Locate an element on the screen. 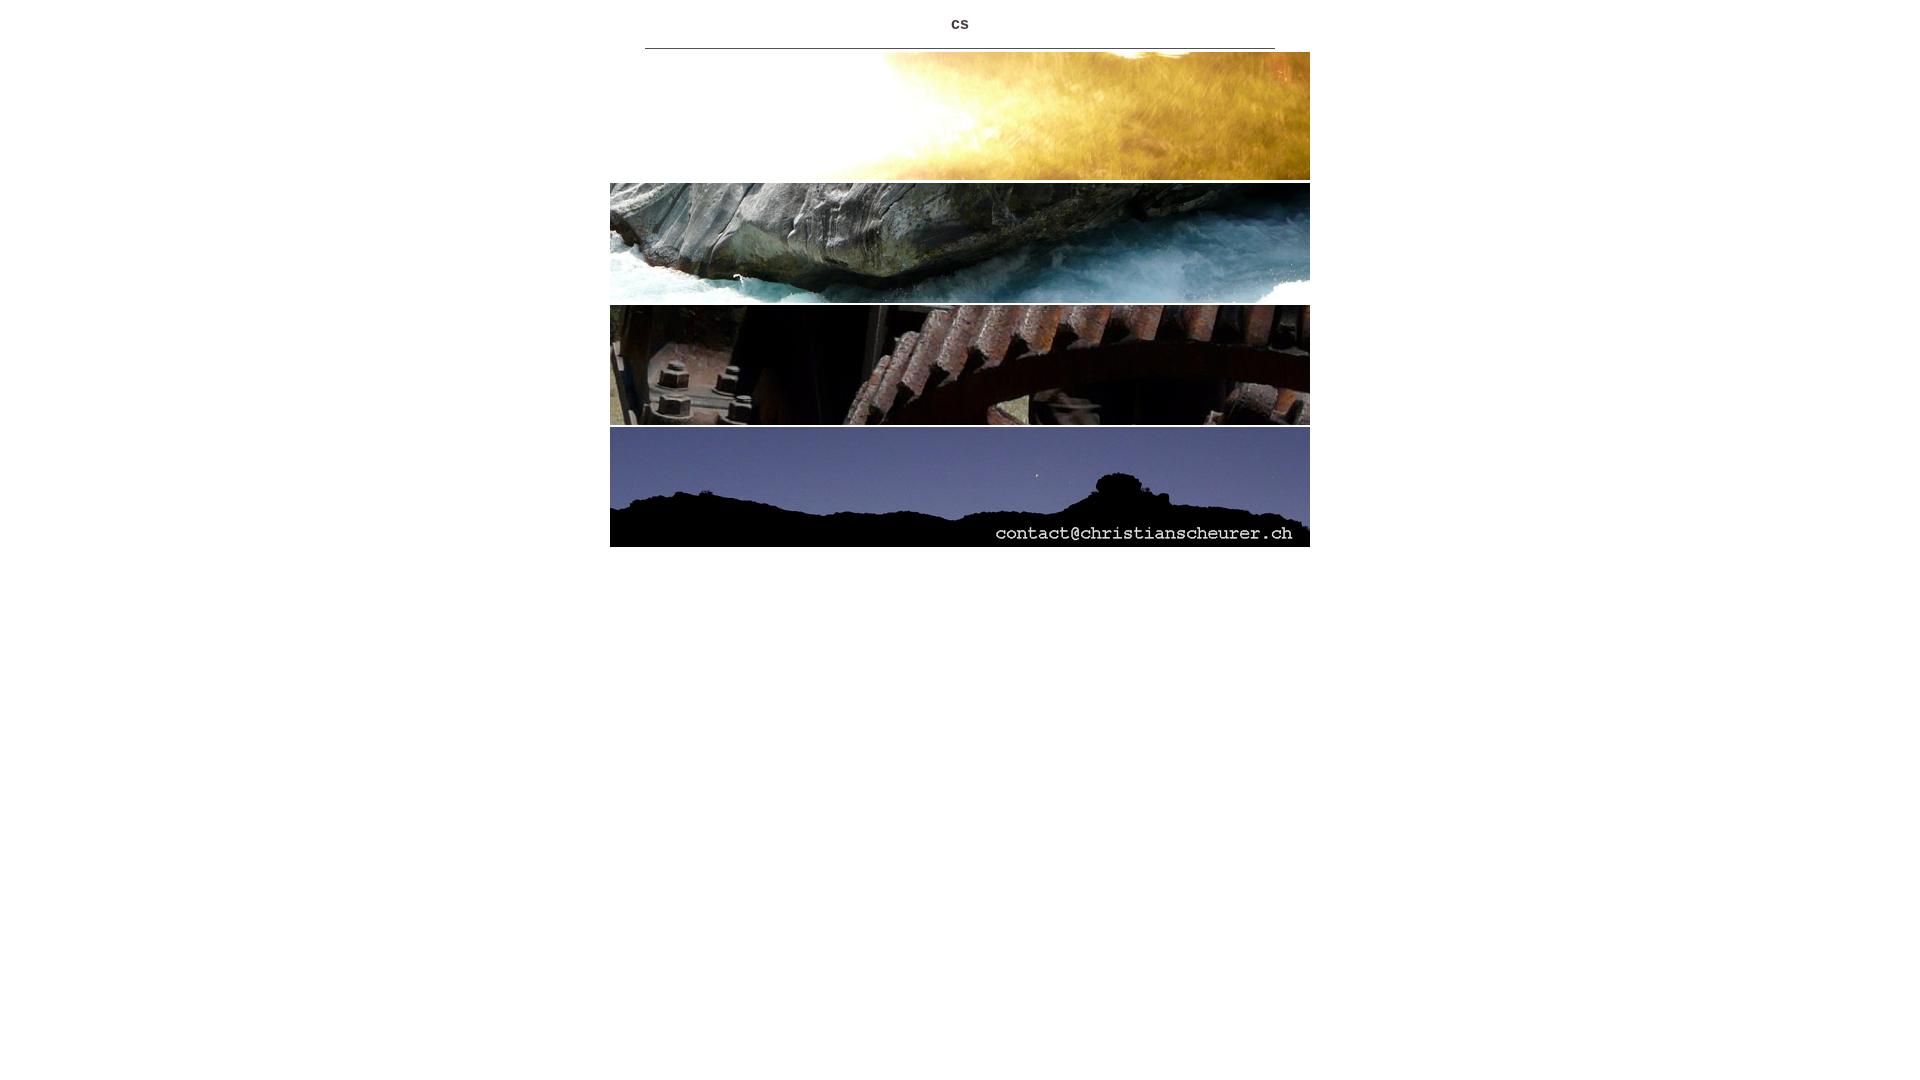 Image resolution: width=1920 pixels, height=1080 pixels. 'cs' is located at coordinates (960, 23).